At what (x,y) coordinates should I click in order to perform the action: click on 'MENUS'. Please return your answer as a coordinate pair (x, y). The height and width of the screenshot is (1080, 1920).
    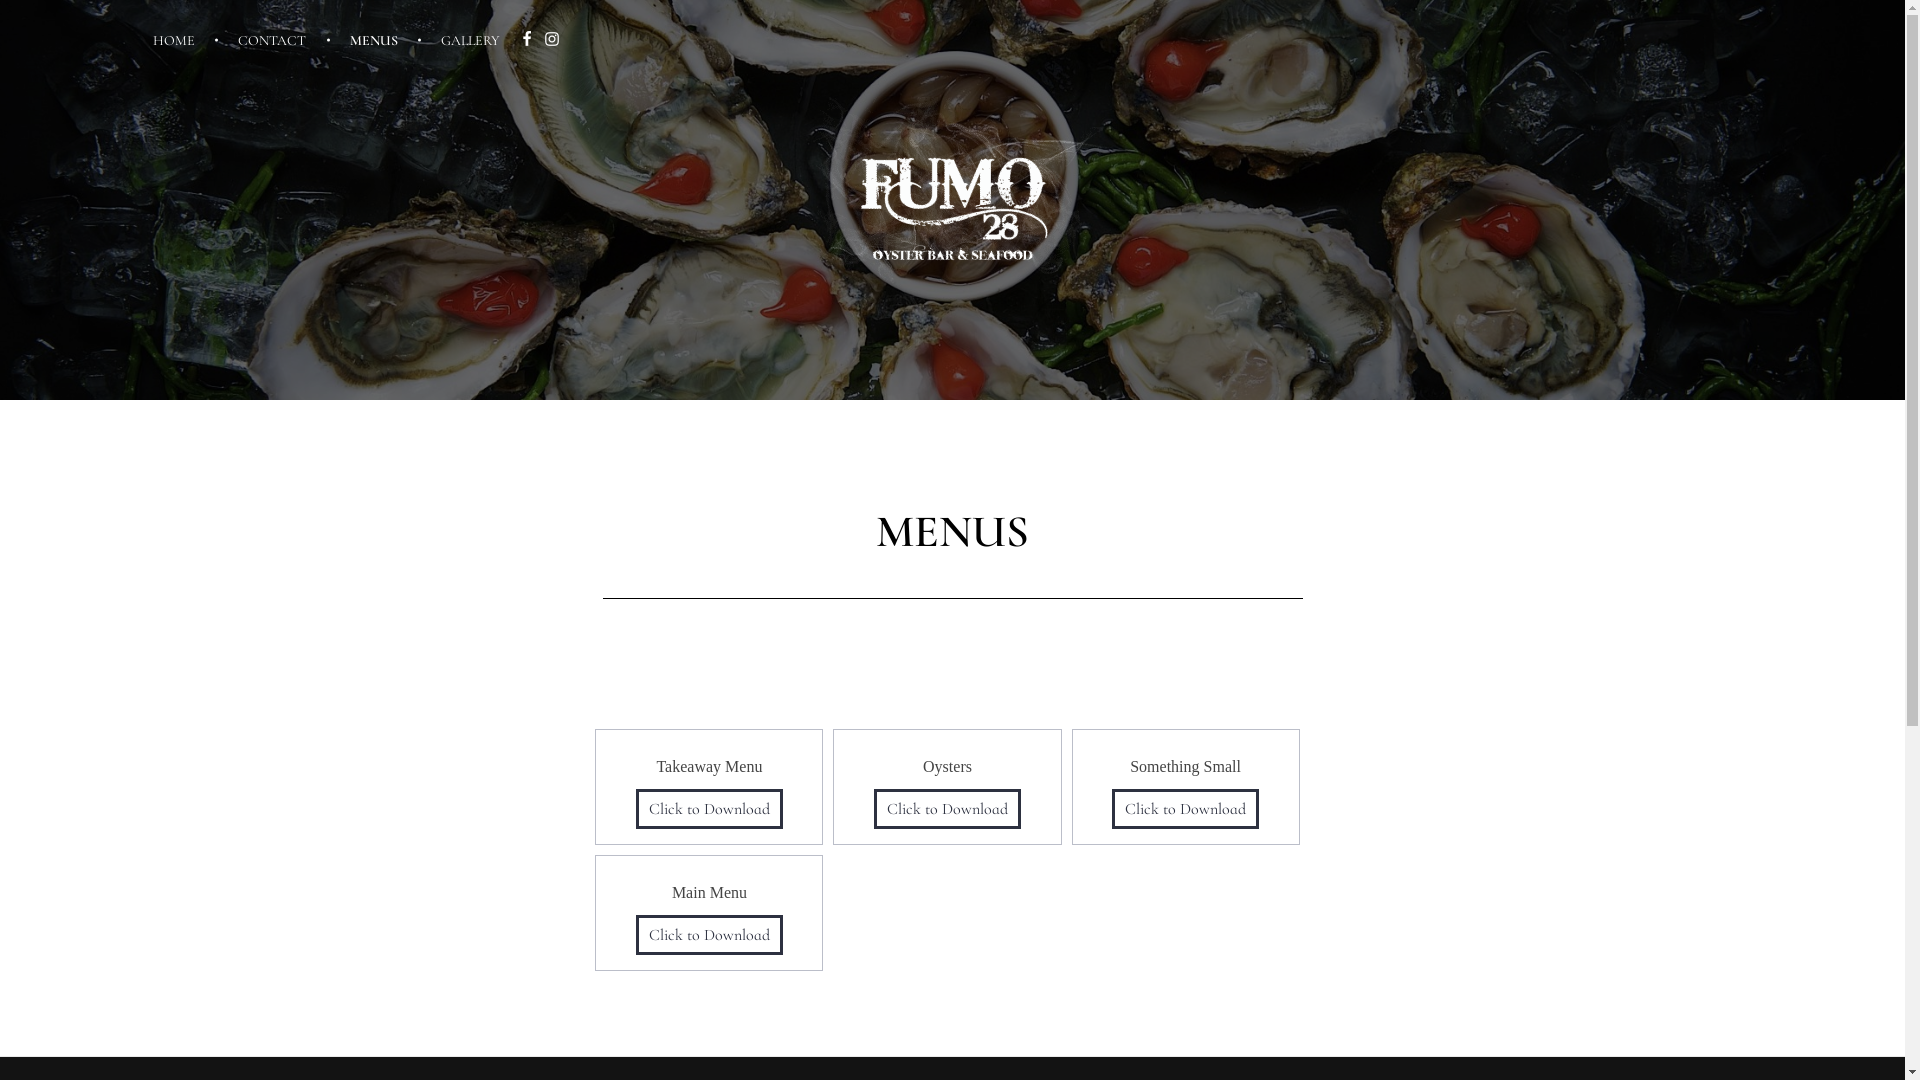
    Looking at the image, I should click on (377, 39).